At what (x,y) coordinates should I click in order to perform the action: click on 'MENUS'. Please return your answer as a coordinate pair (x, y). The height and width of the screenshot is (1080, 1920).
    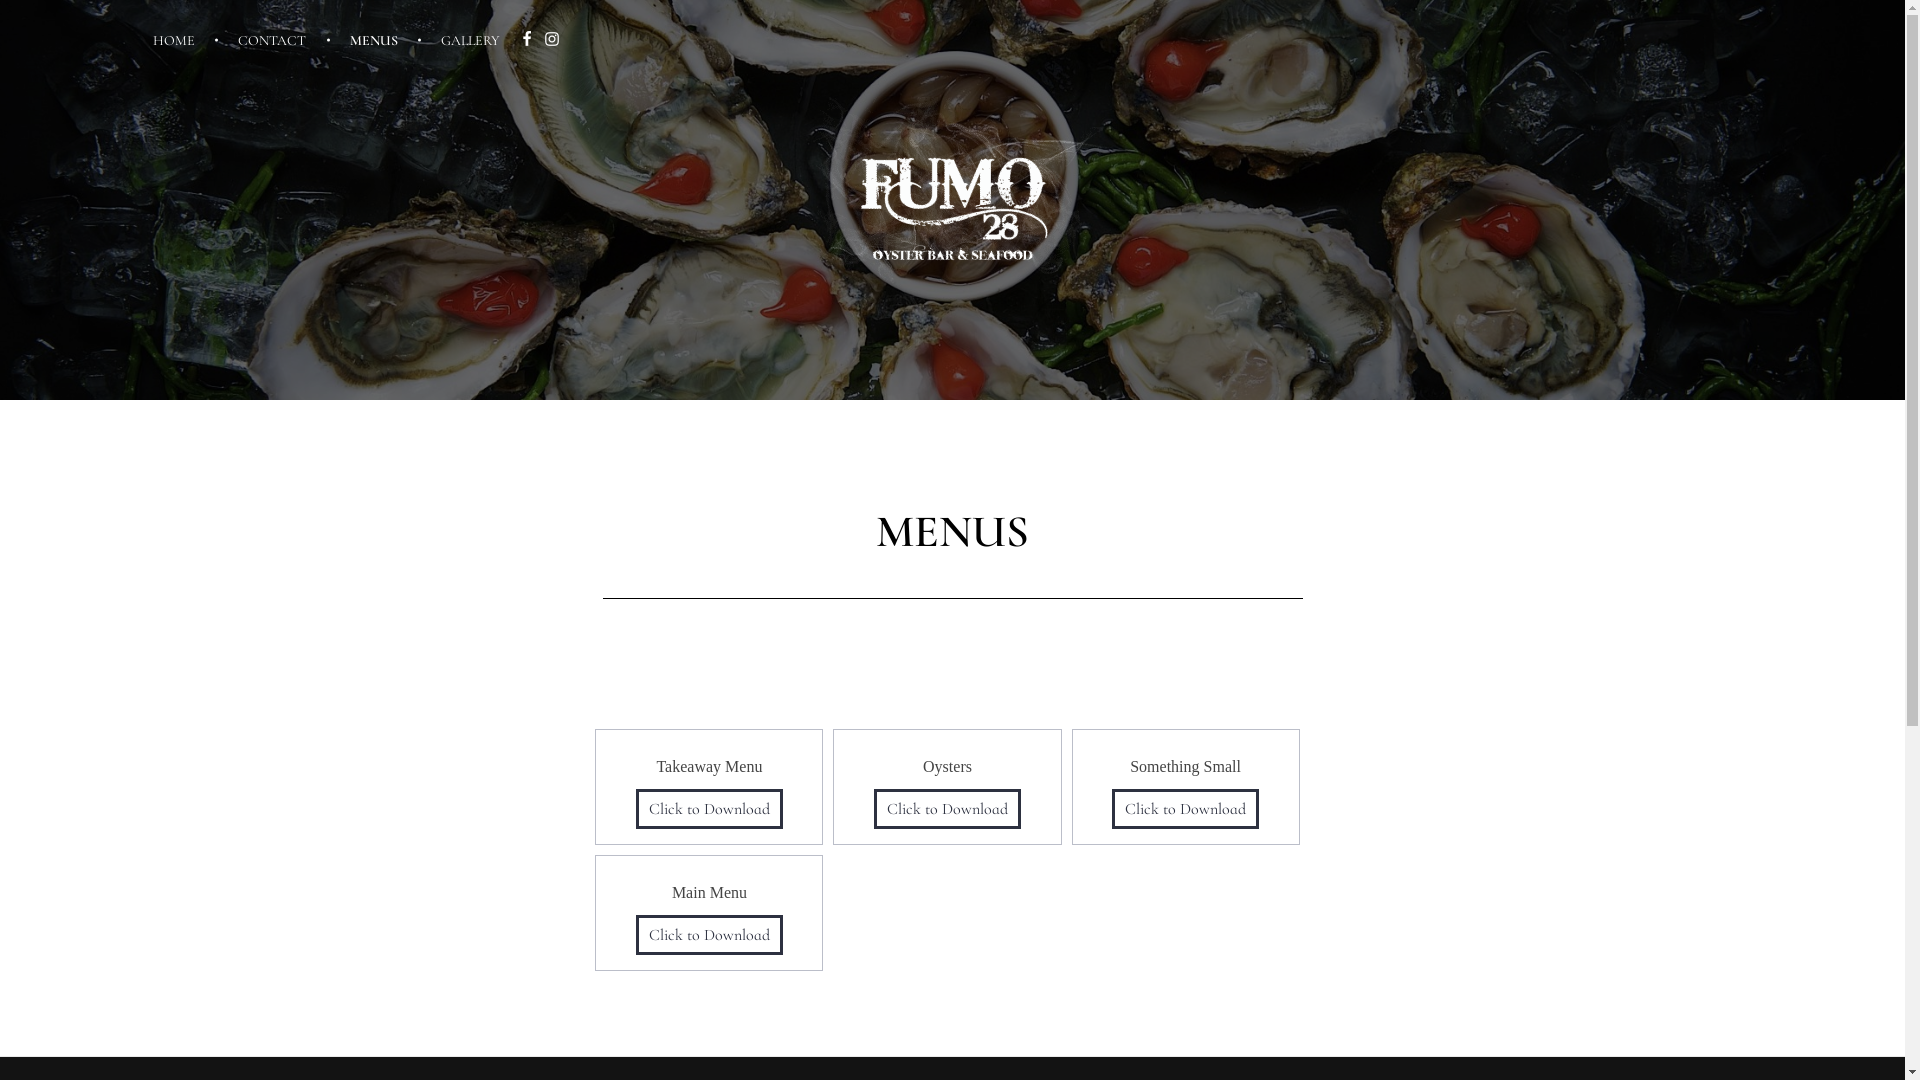
    Looking at the image, I should click on (377, 39).